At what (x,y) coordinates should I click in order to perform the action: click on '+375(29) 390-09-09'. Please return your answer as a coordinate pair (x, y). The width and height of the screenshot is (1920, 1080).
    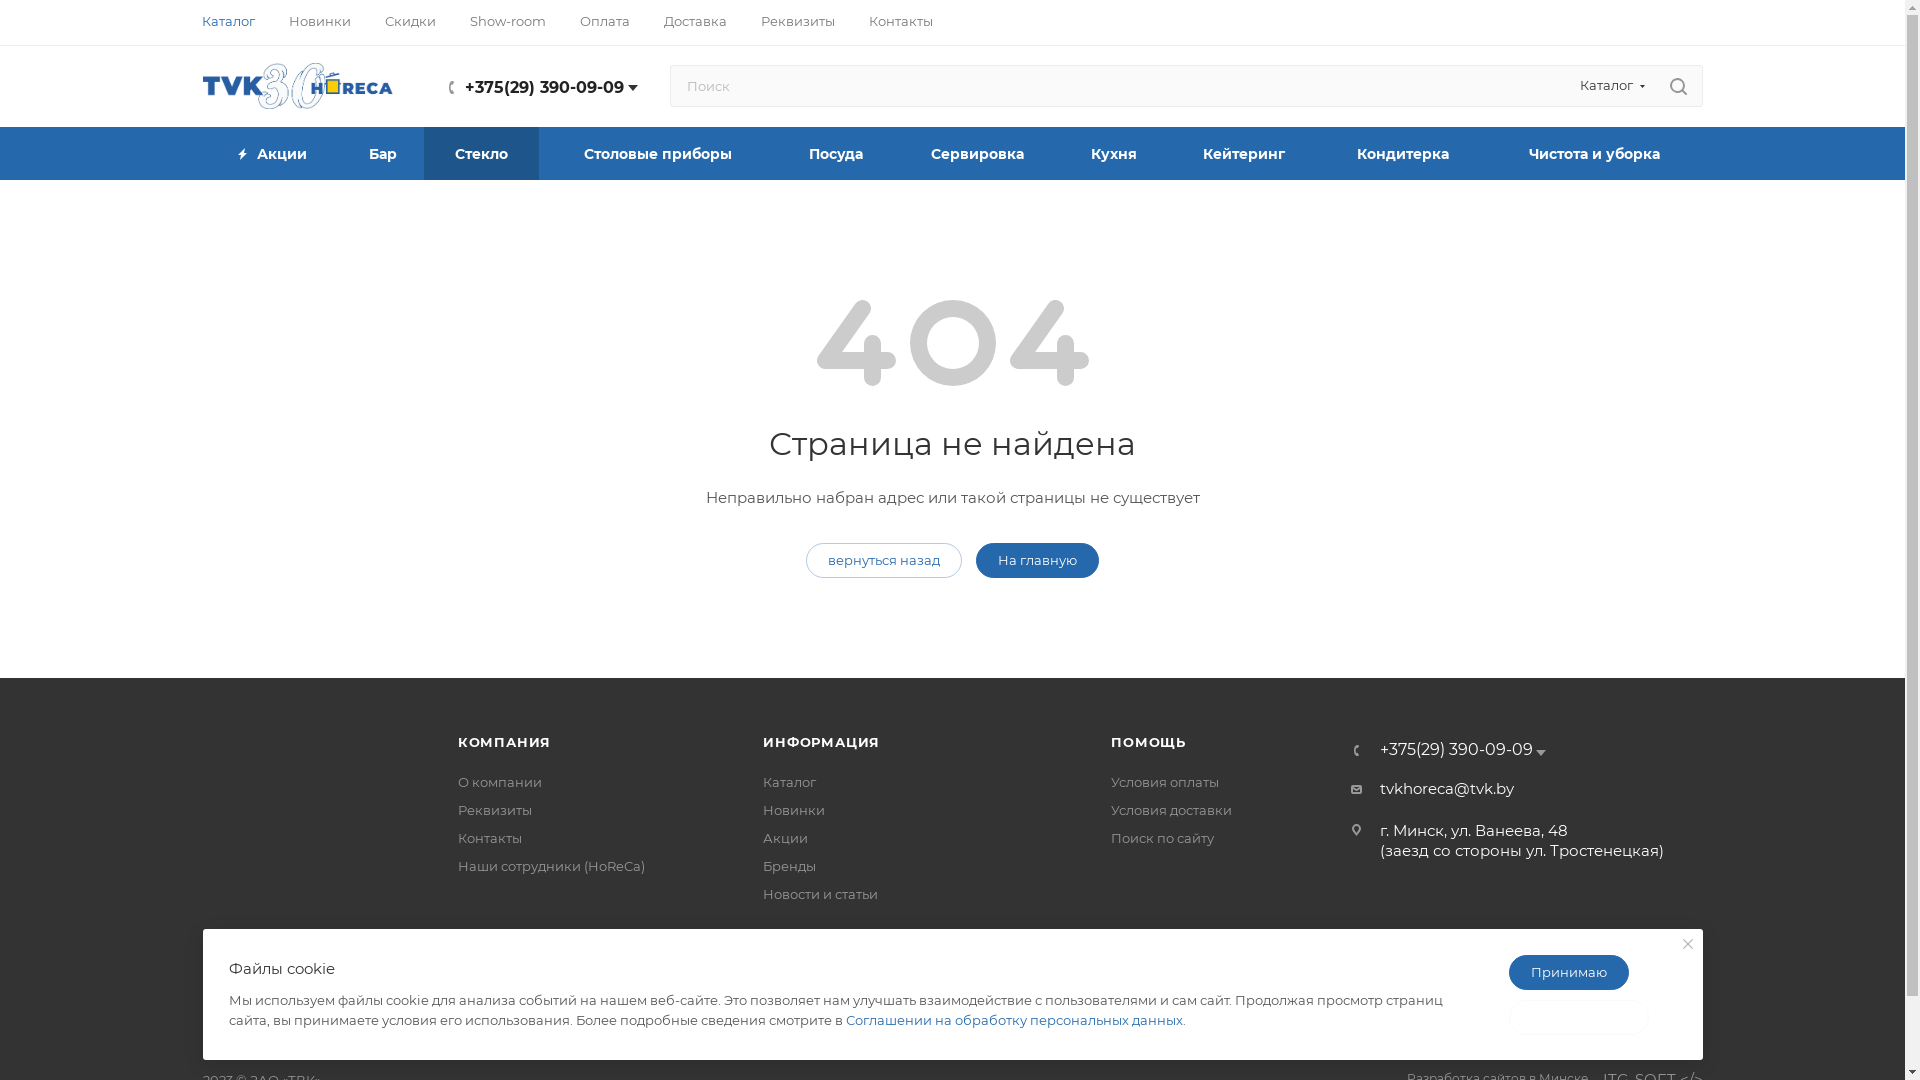
    Looking at the image, I should click on (463, 86).